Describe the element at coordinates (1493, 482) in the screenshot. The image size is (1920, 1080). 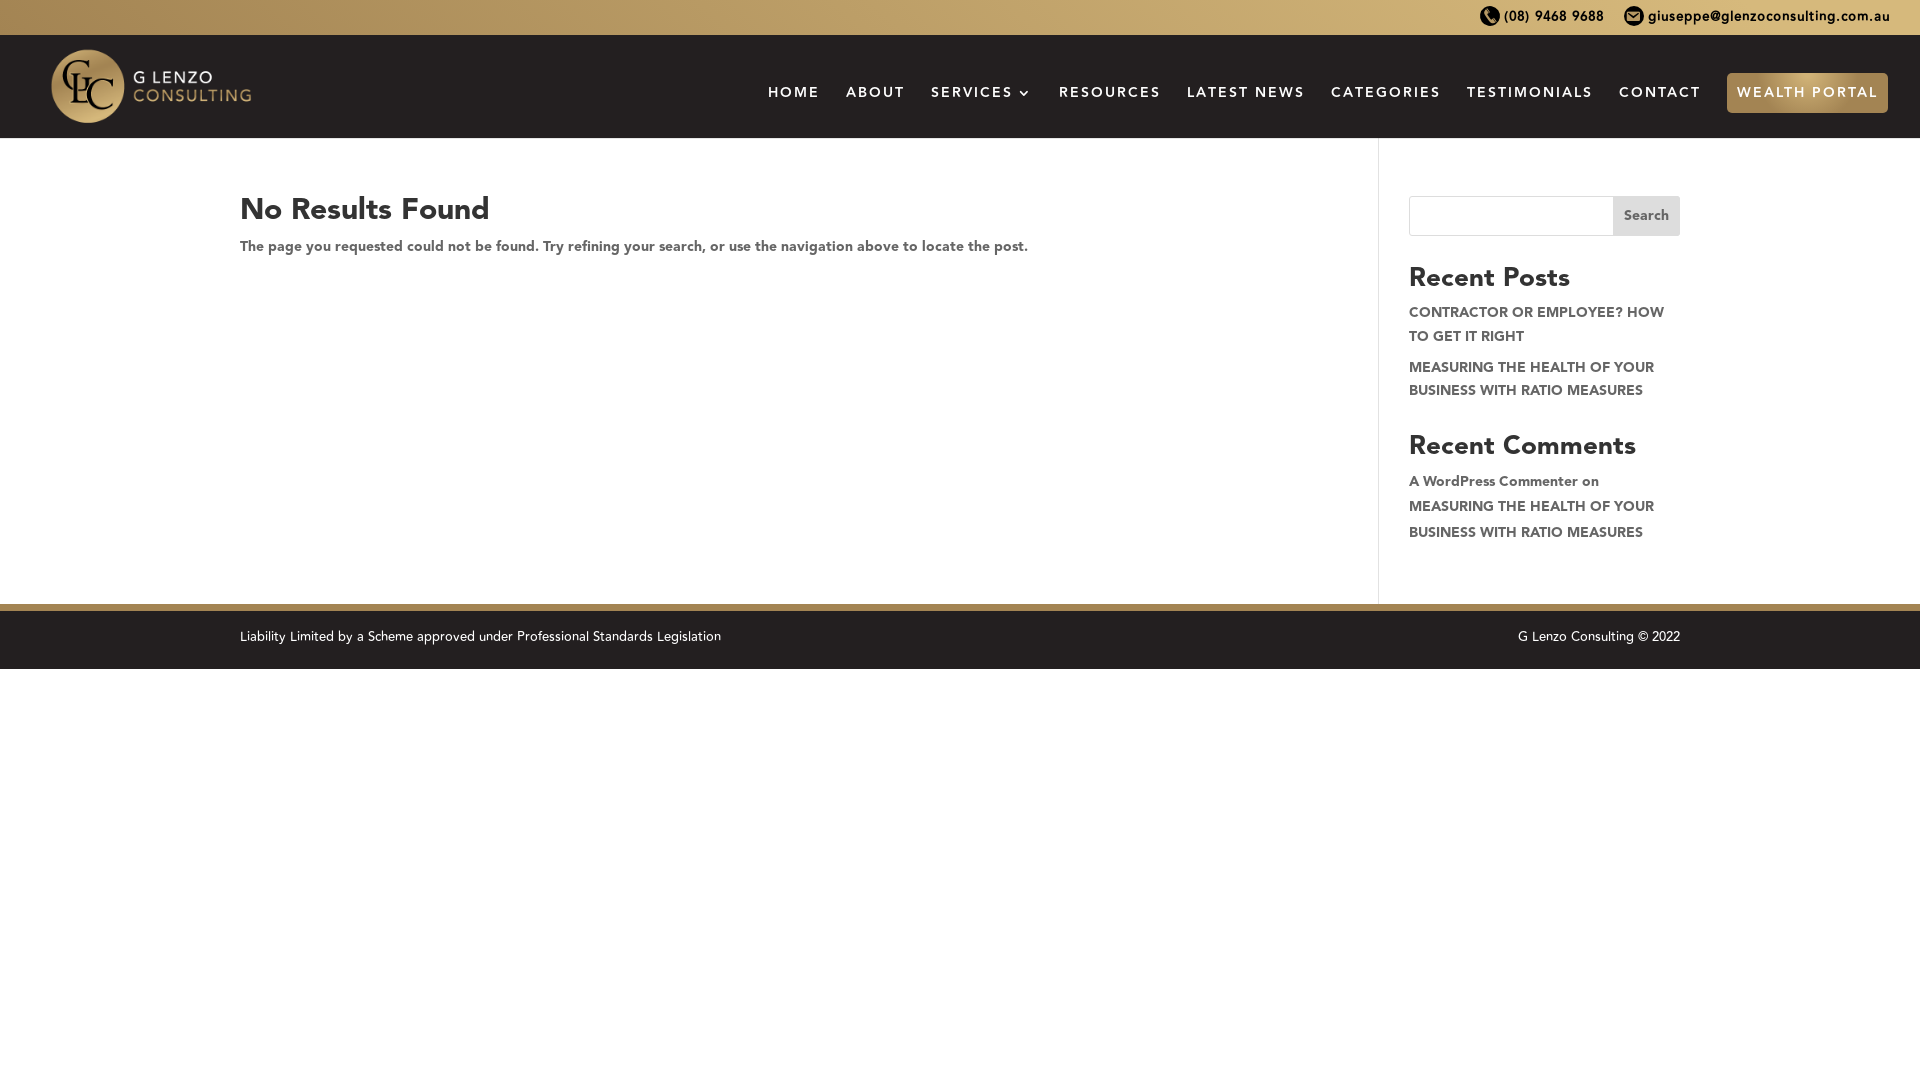
I see `'A WordPress Commenter'` at that location.